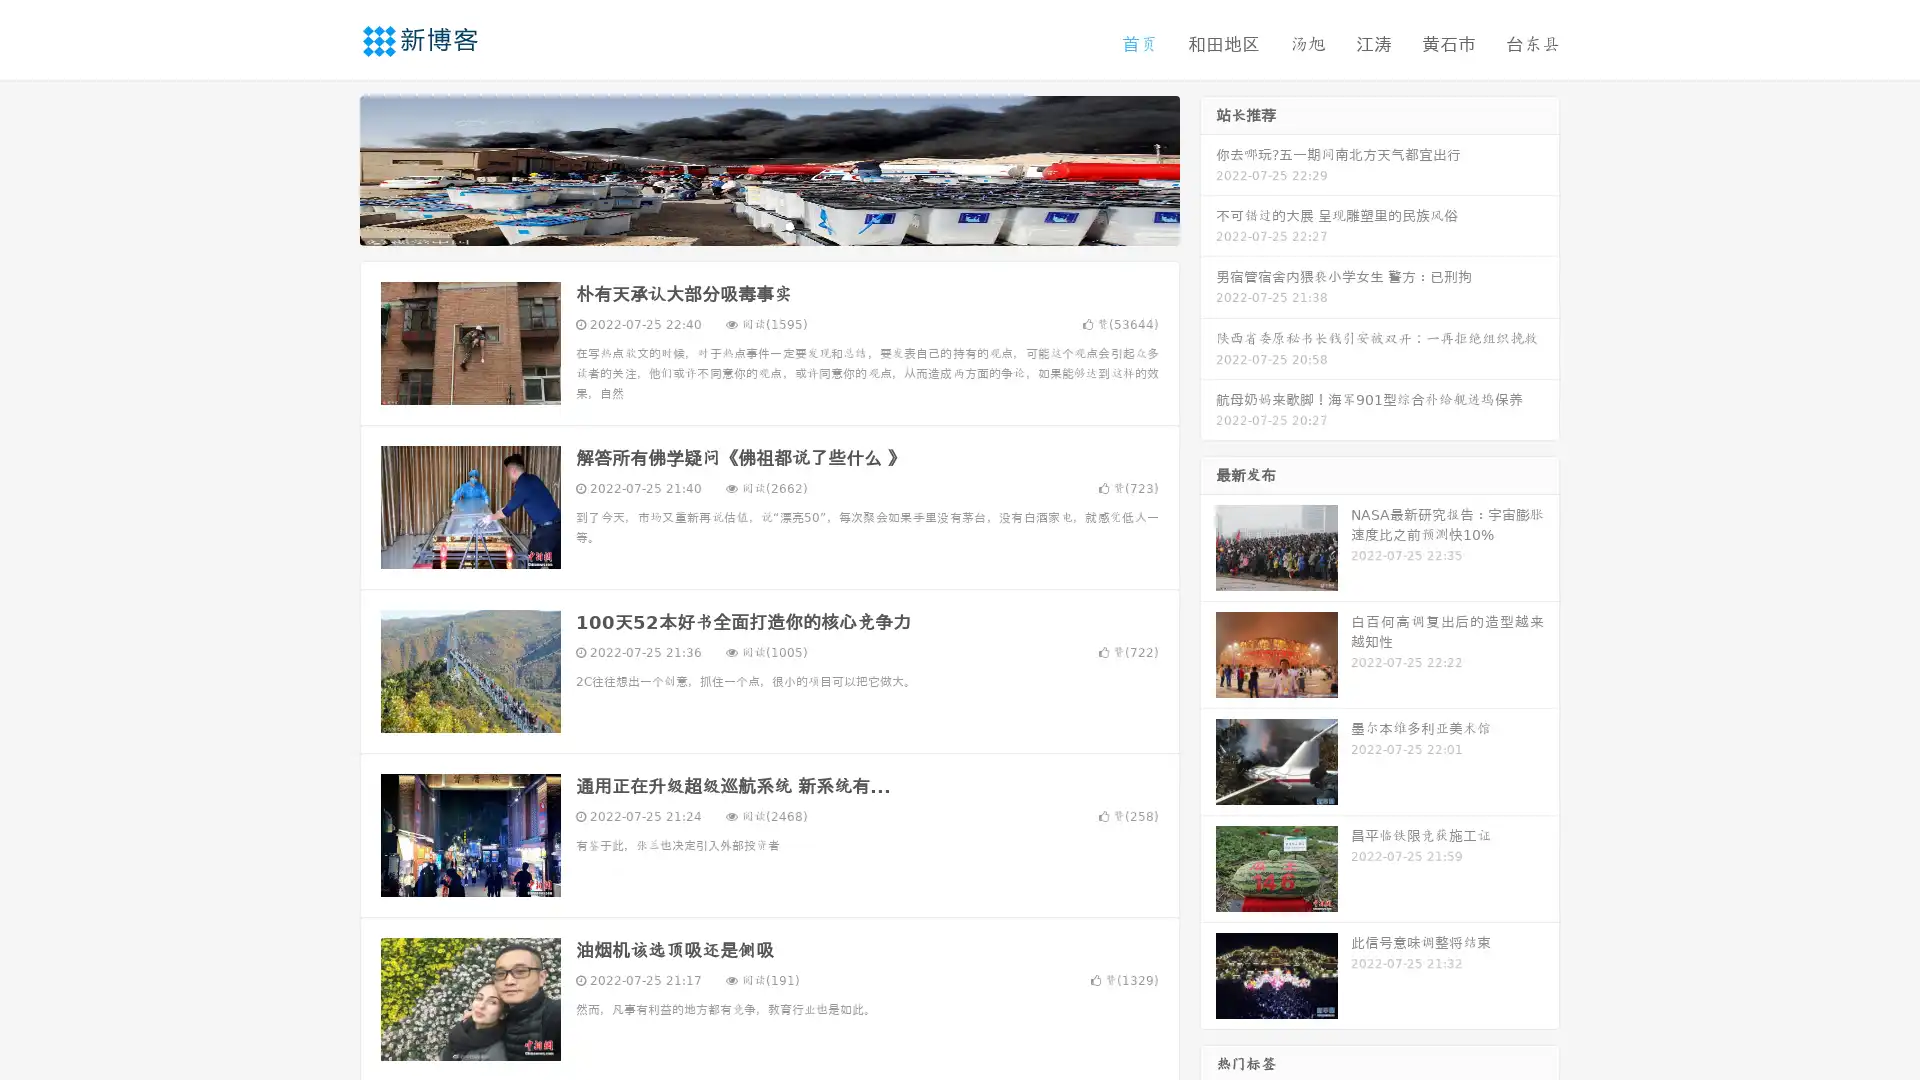 This screenshot has height=1080, width=1920. I want to click on Go to slide 1, so click(748, 225).